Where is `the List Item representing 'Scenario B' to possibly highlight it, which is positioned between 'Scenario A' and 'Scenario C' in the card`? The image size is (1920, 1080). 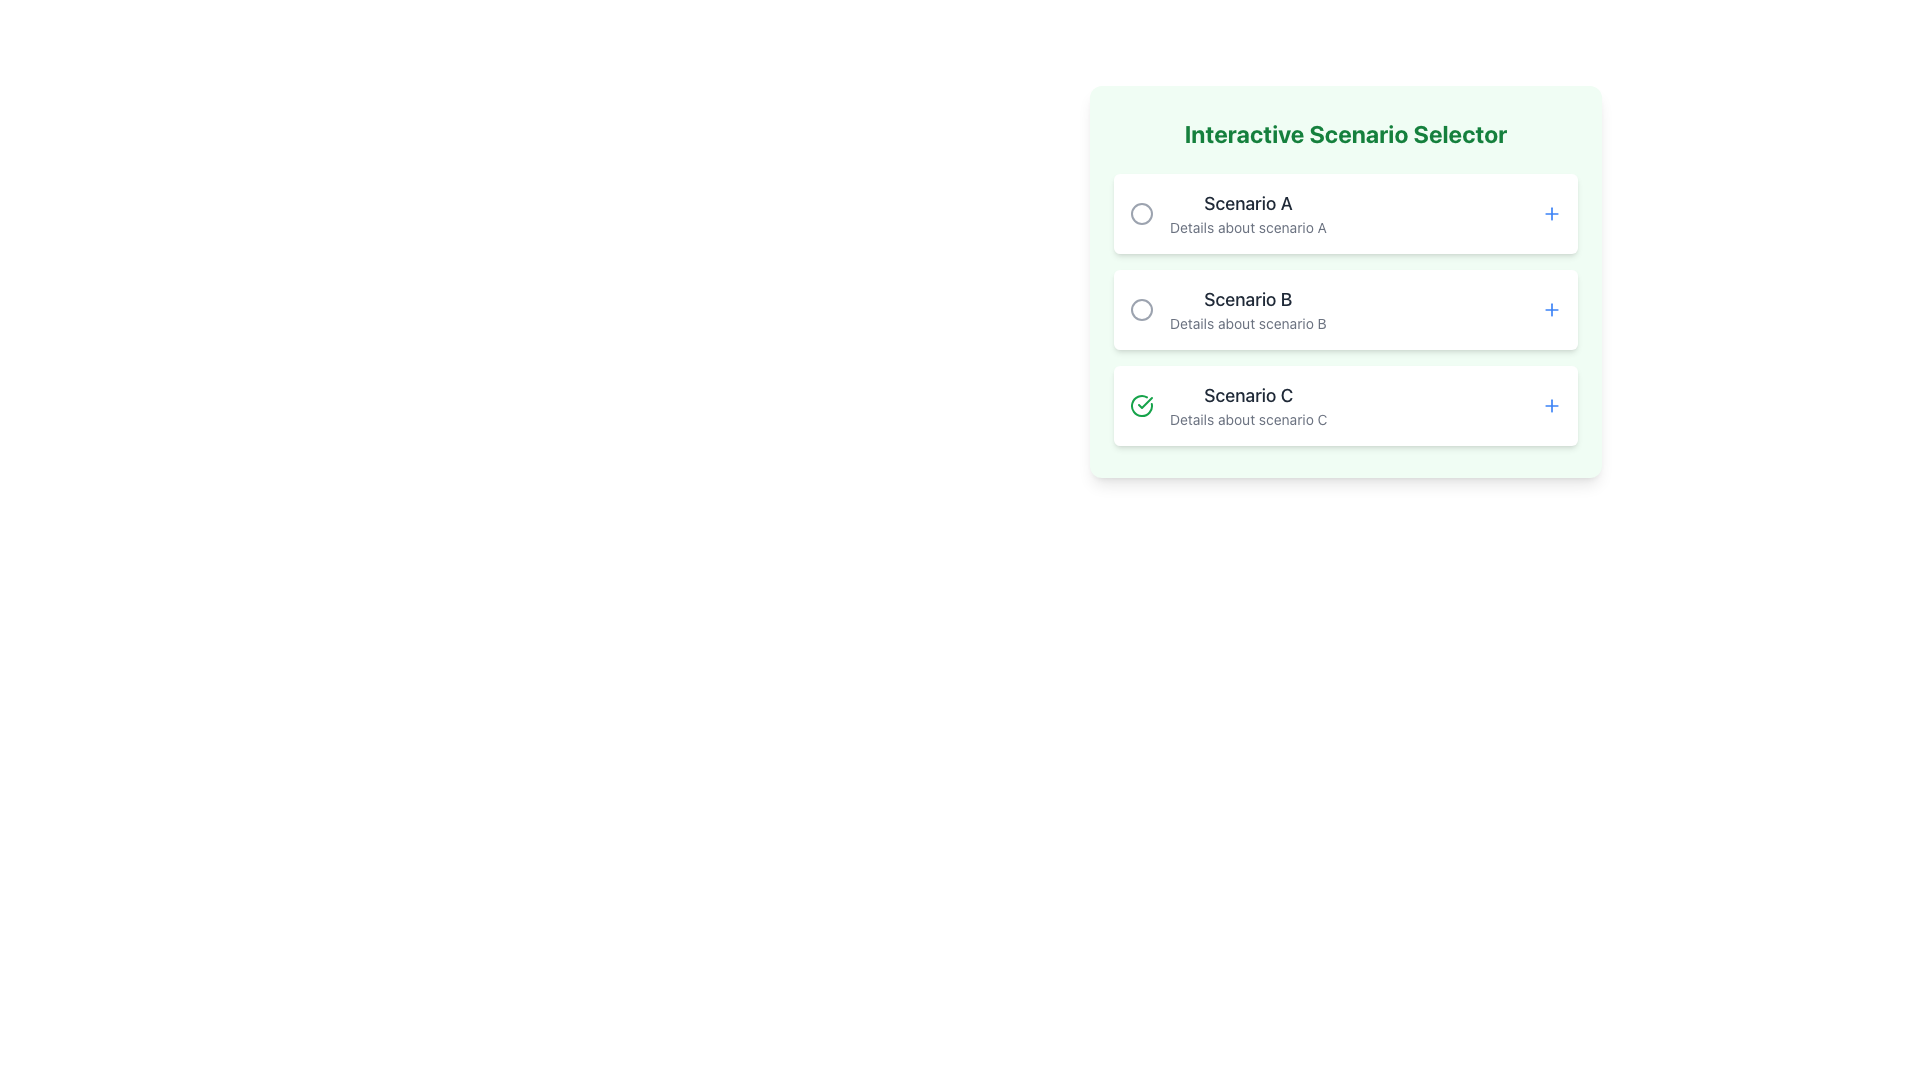 the List Item representing 'Scenario B' to possibly highlight it, which is positioned between 'Scenario A' and 'Scenario C' in the card is located at coordinates (1345, 309).